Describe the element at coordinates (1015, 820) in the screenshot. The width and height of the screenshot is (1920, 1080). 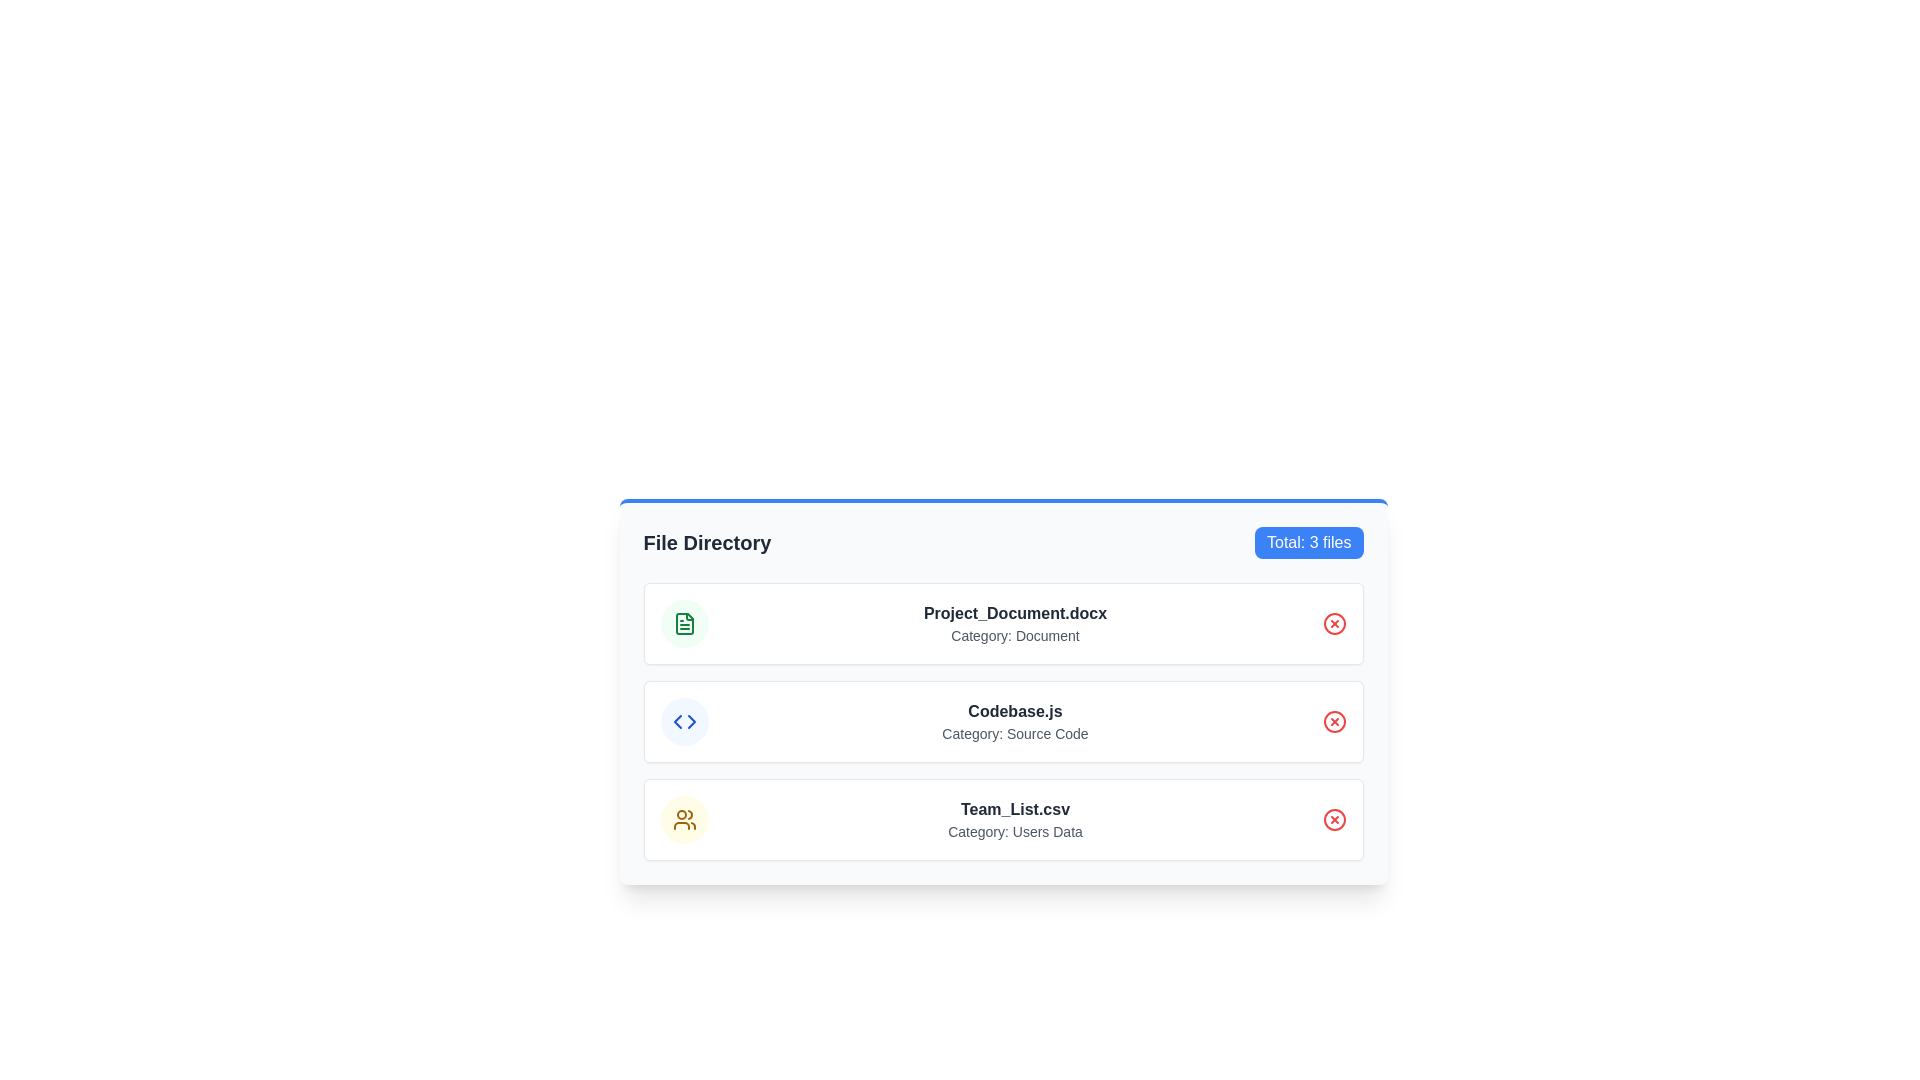
I see `the third file entry in the 'File Directory' list` at that location.